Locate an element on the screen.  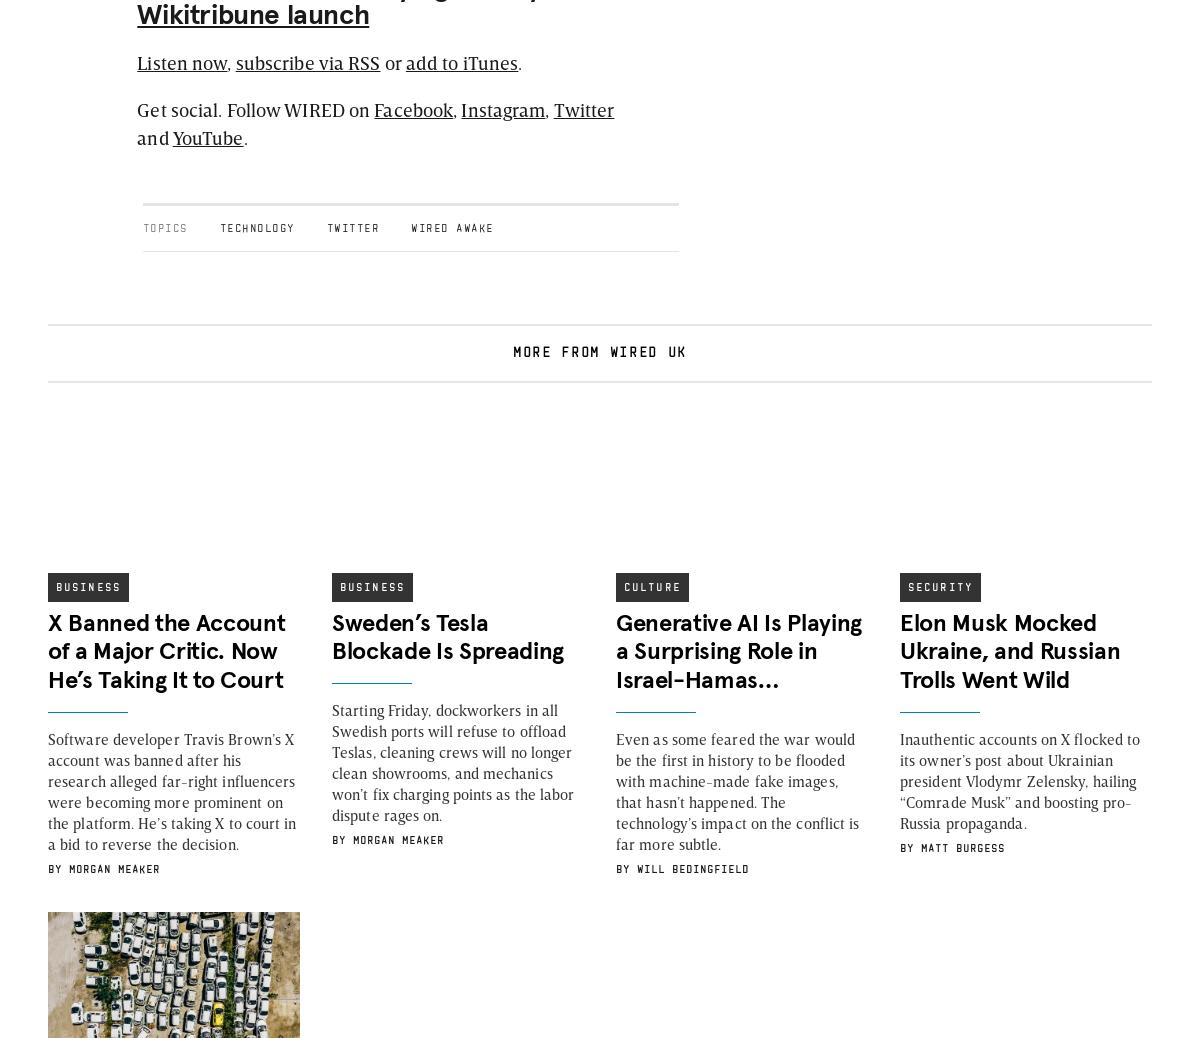
'Starting Friday, dockworkers in all Swedish ports will refuse to offload Teslas, cleaning crews will no longer clean showrooms, and mechanics won’t fix charging points as the labor dispute rages on.' is located at coordinates (452, 761).